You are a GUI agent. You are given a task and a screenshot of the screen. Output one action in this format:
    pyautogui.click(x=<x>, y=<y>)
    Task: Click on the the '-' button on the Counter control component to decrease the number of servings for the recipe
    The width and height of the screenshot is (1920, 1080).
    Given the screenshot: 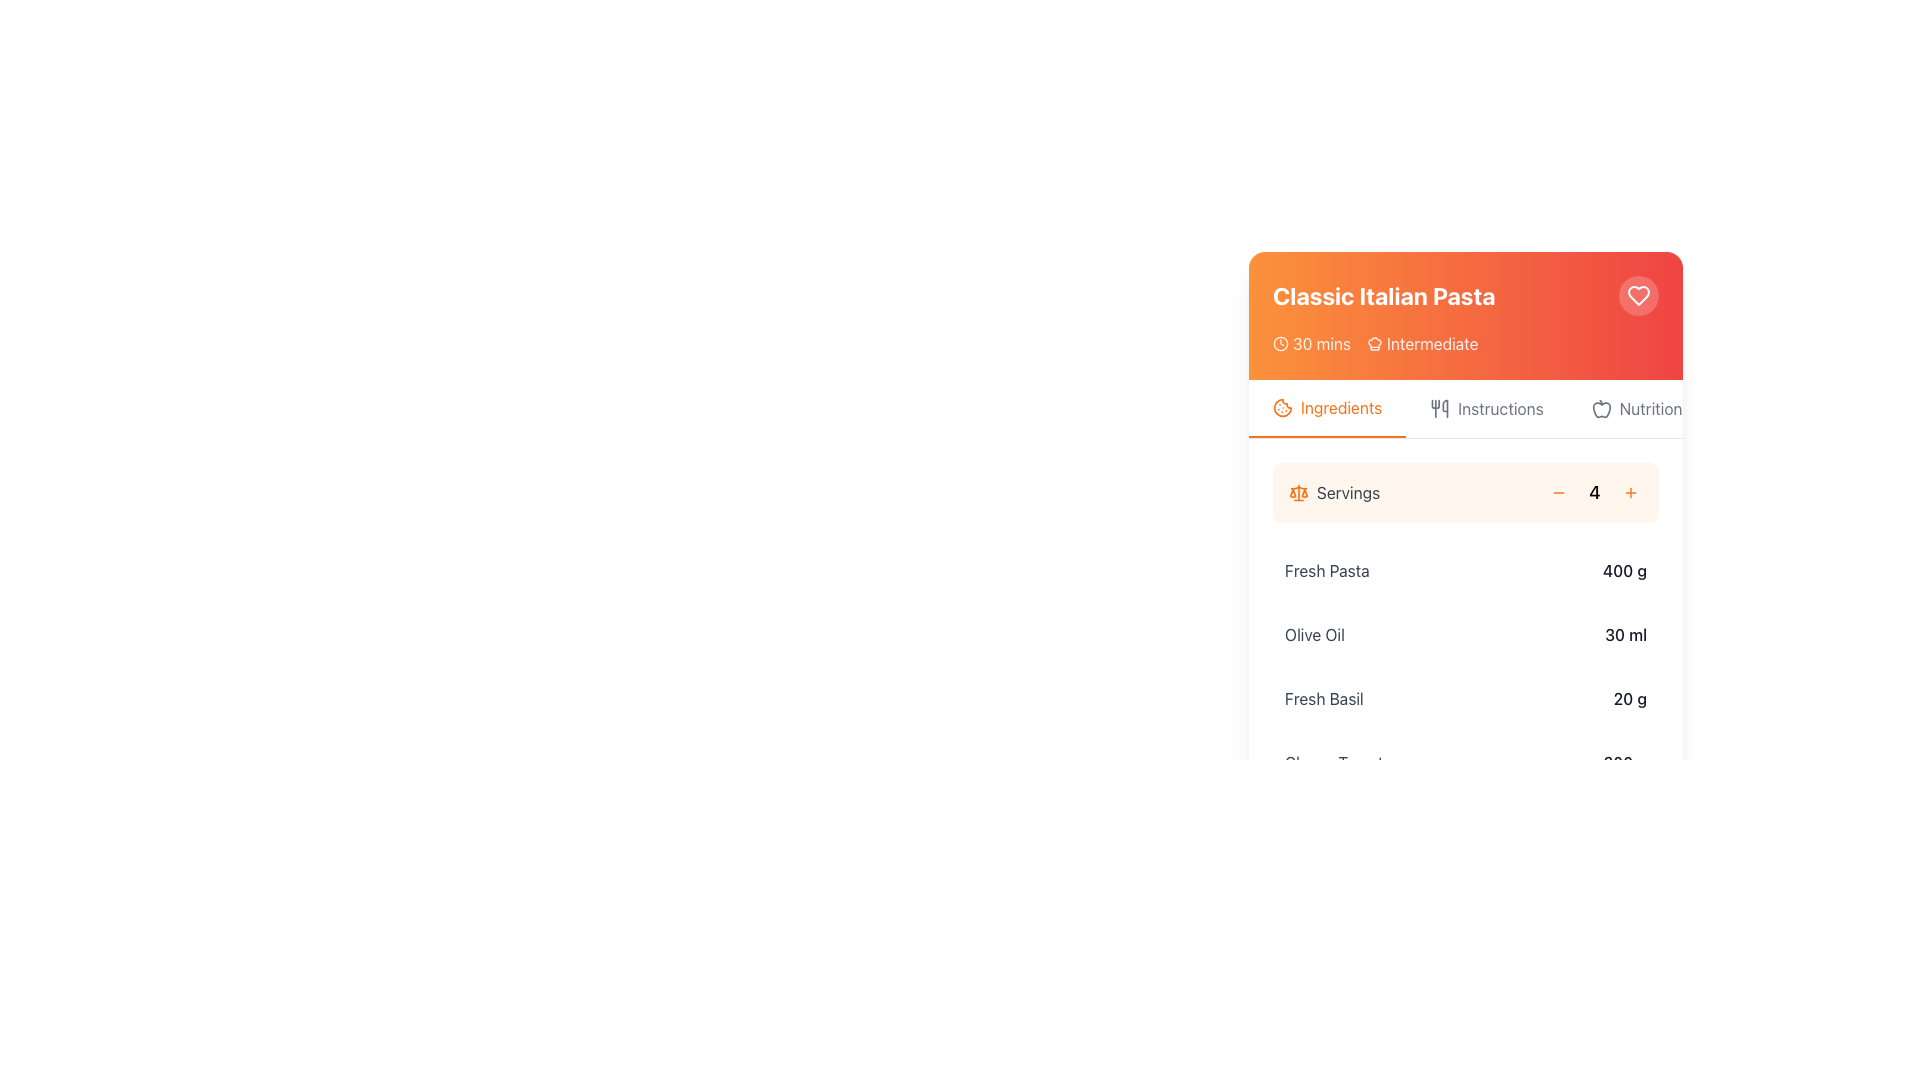 What is the action you would take?
    pyautogui.click(x=1465, y=493)
    